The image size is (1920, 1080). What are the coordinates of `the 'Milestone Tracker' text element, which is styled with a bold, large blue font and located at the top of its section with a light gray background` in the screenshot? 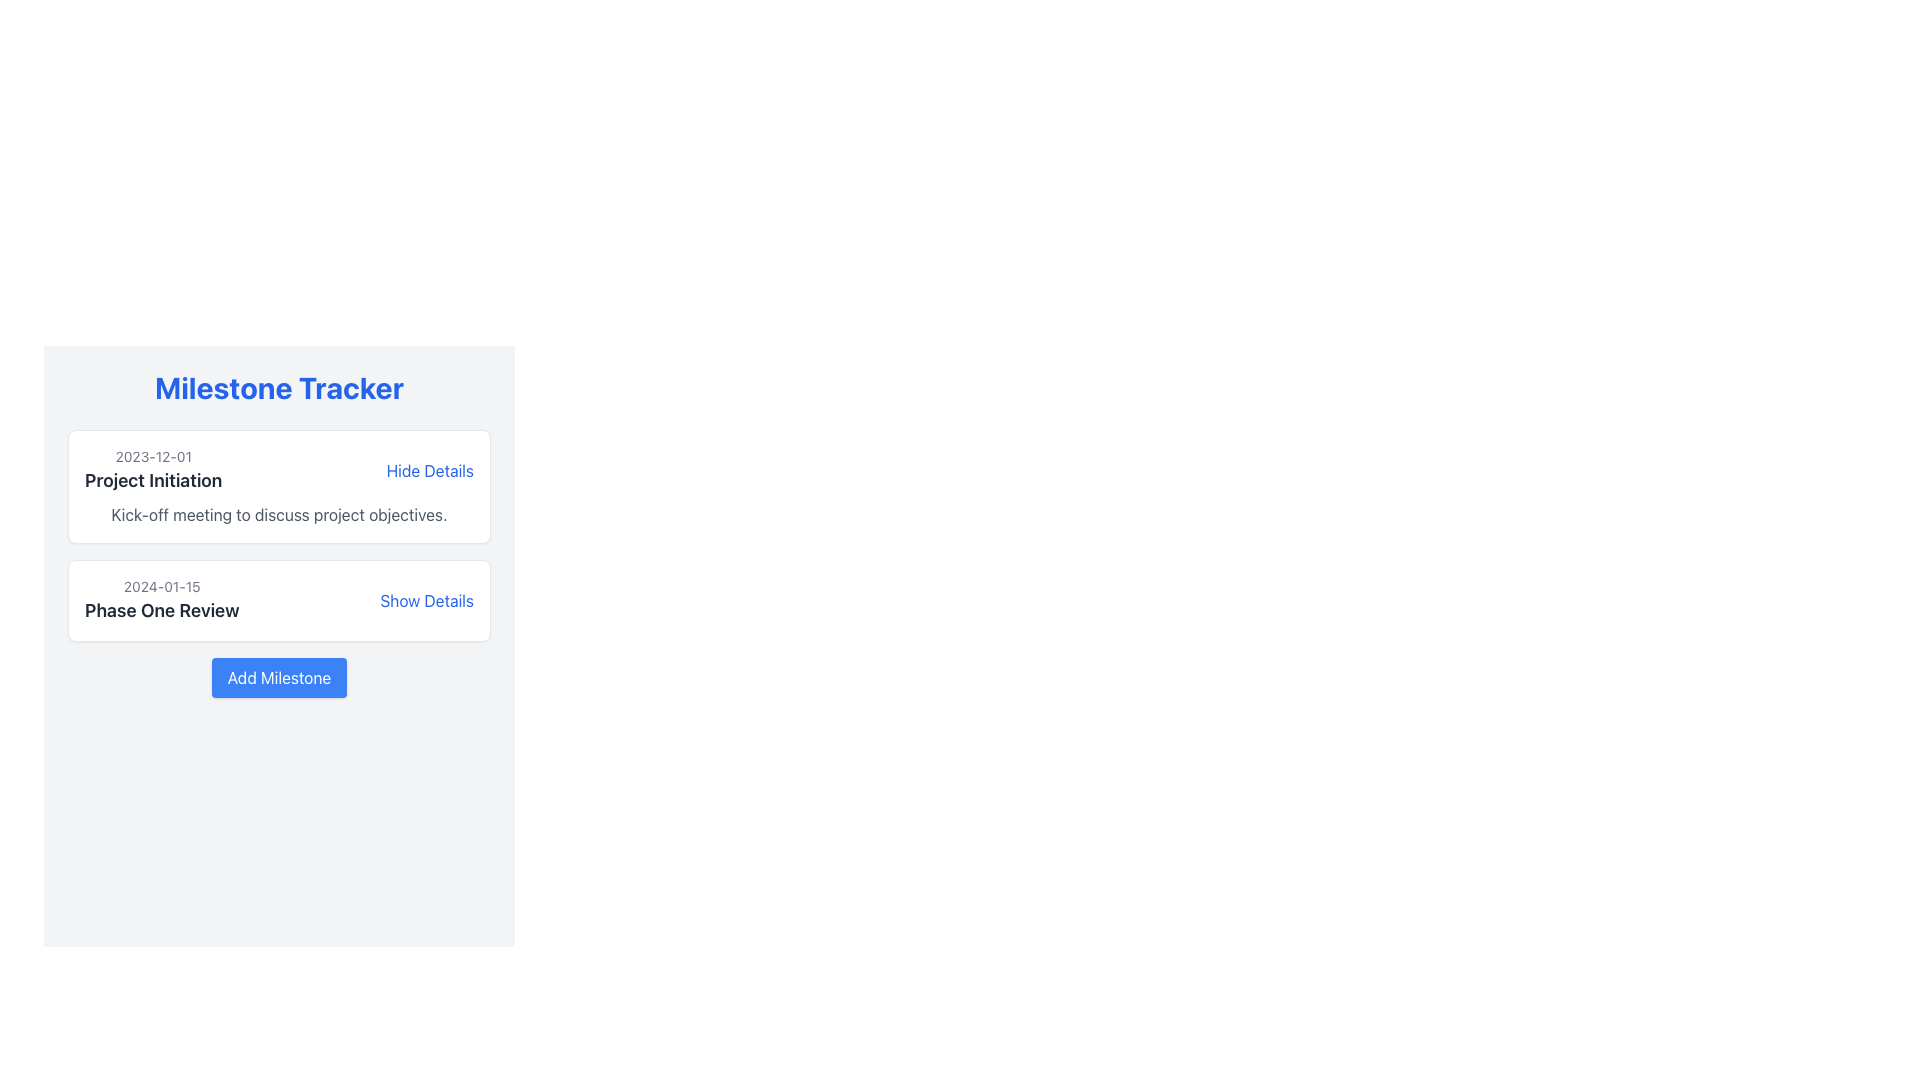 It's located at (278, 388).